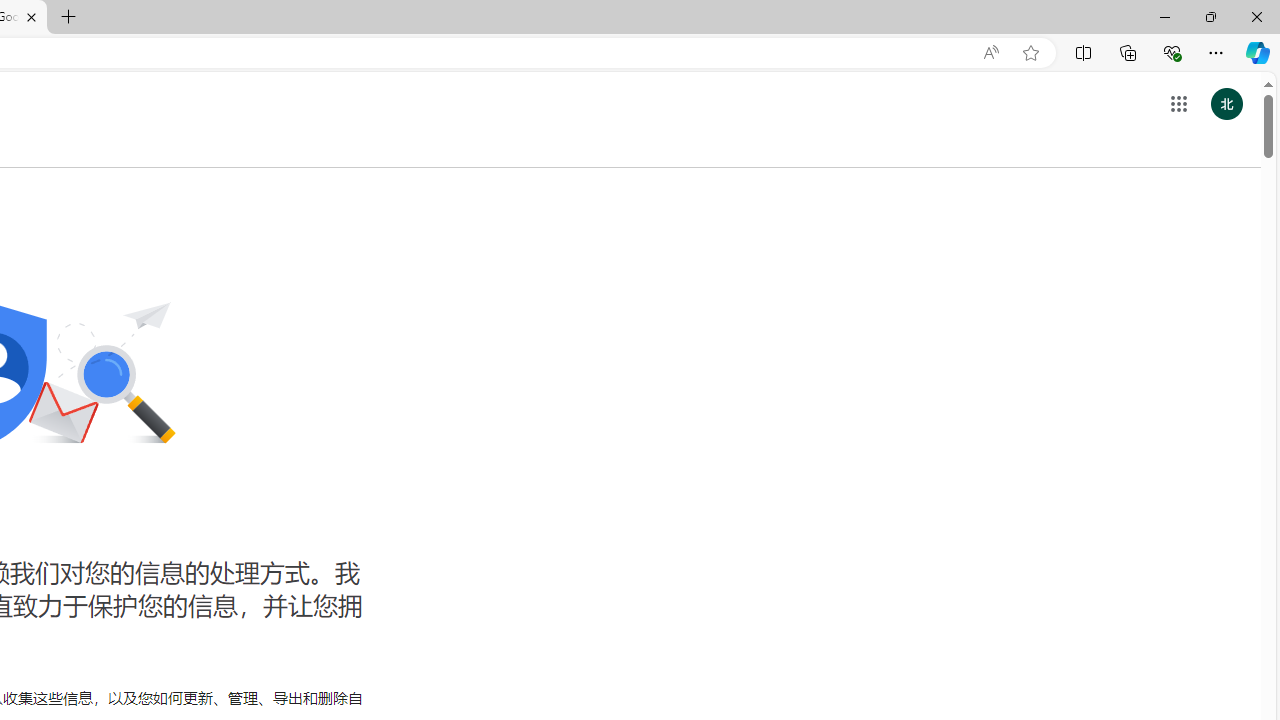  What do you see at coordinates (1031, 52) in the screenshot?
I see `'Add this page to favorites (Ctrl+D)'` at bounding box center [1031, 52].